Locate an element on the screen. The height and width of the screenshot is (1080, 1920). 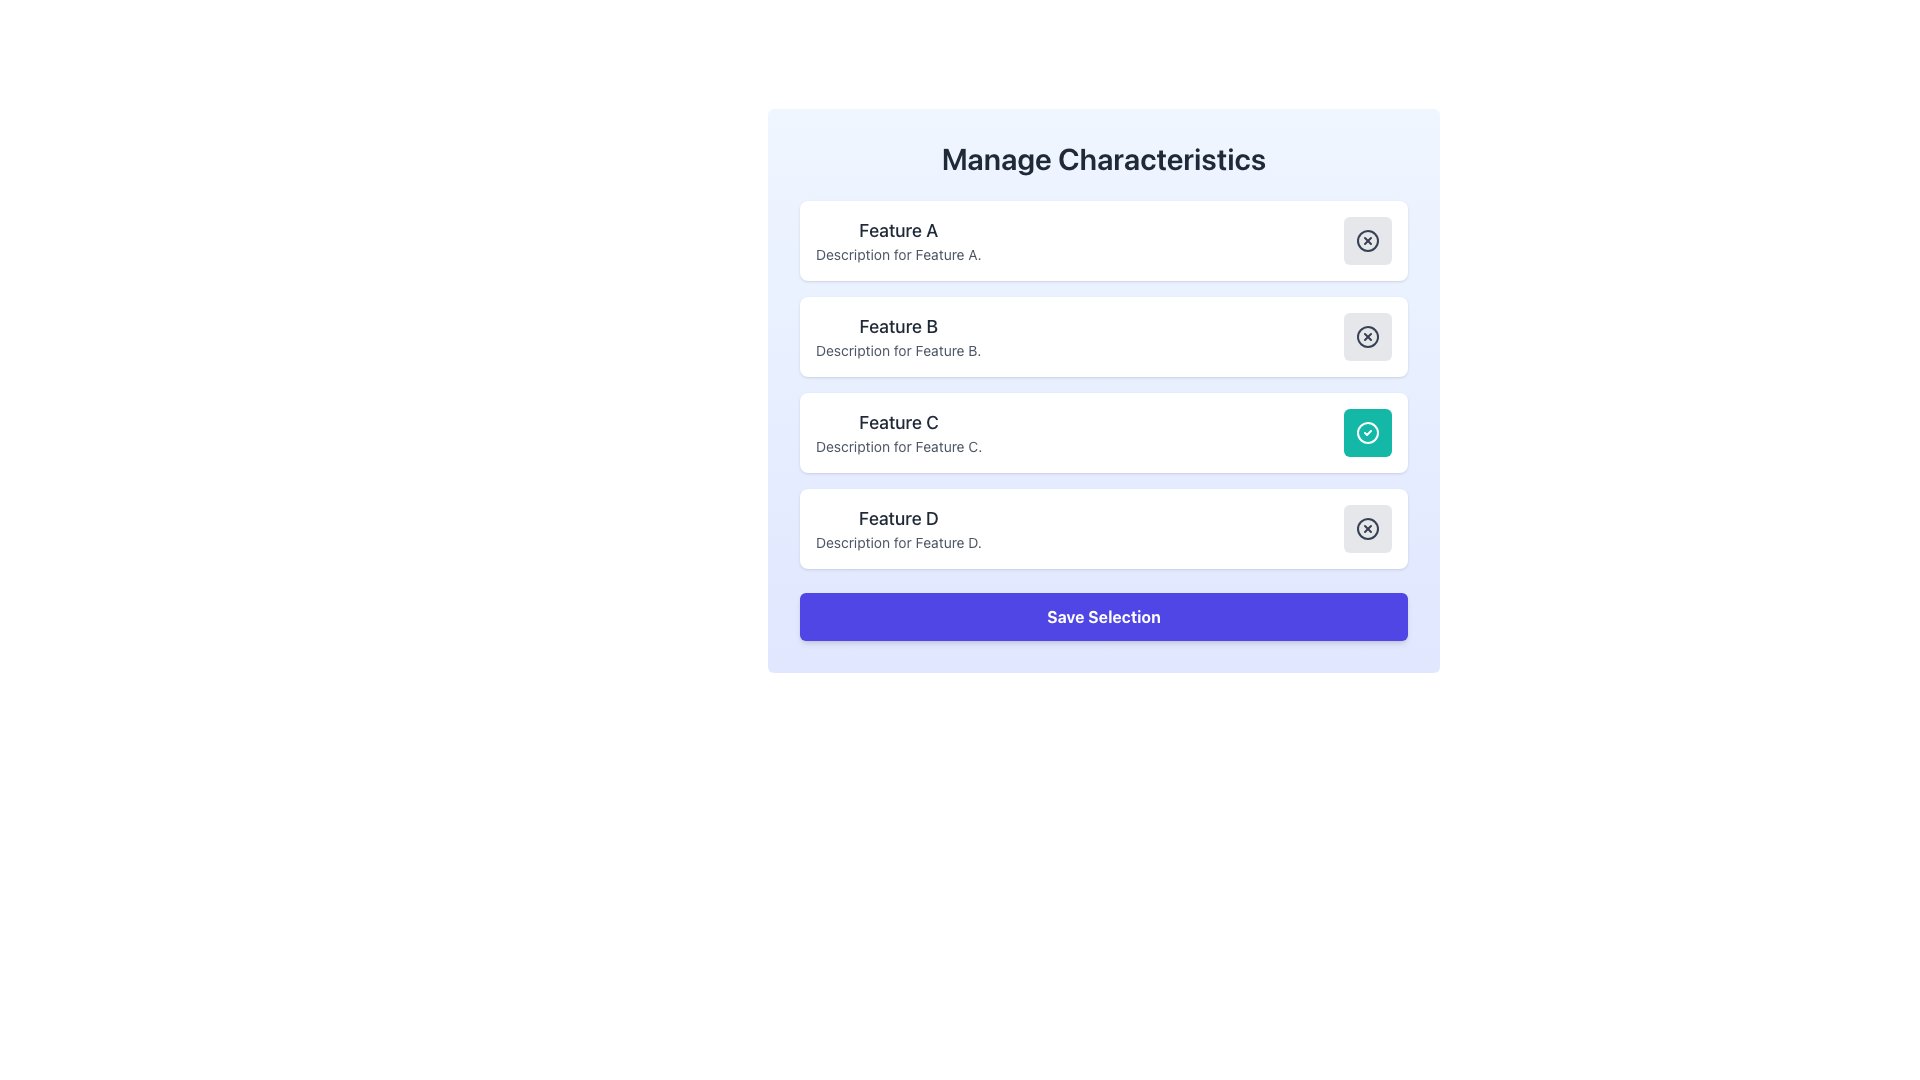
the gray text label reading 'Description for Feature A.' that is positioned directly below the title 'Feature A' in the vertically stacked list under 'Manage Characteristics' is located at coordinates (897, 253).